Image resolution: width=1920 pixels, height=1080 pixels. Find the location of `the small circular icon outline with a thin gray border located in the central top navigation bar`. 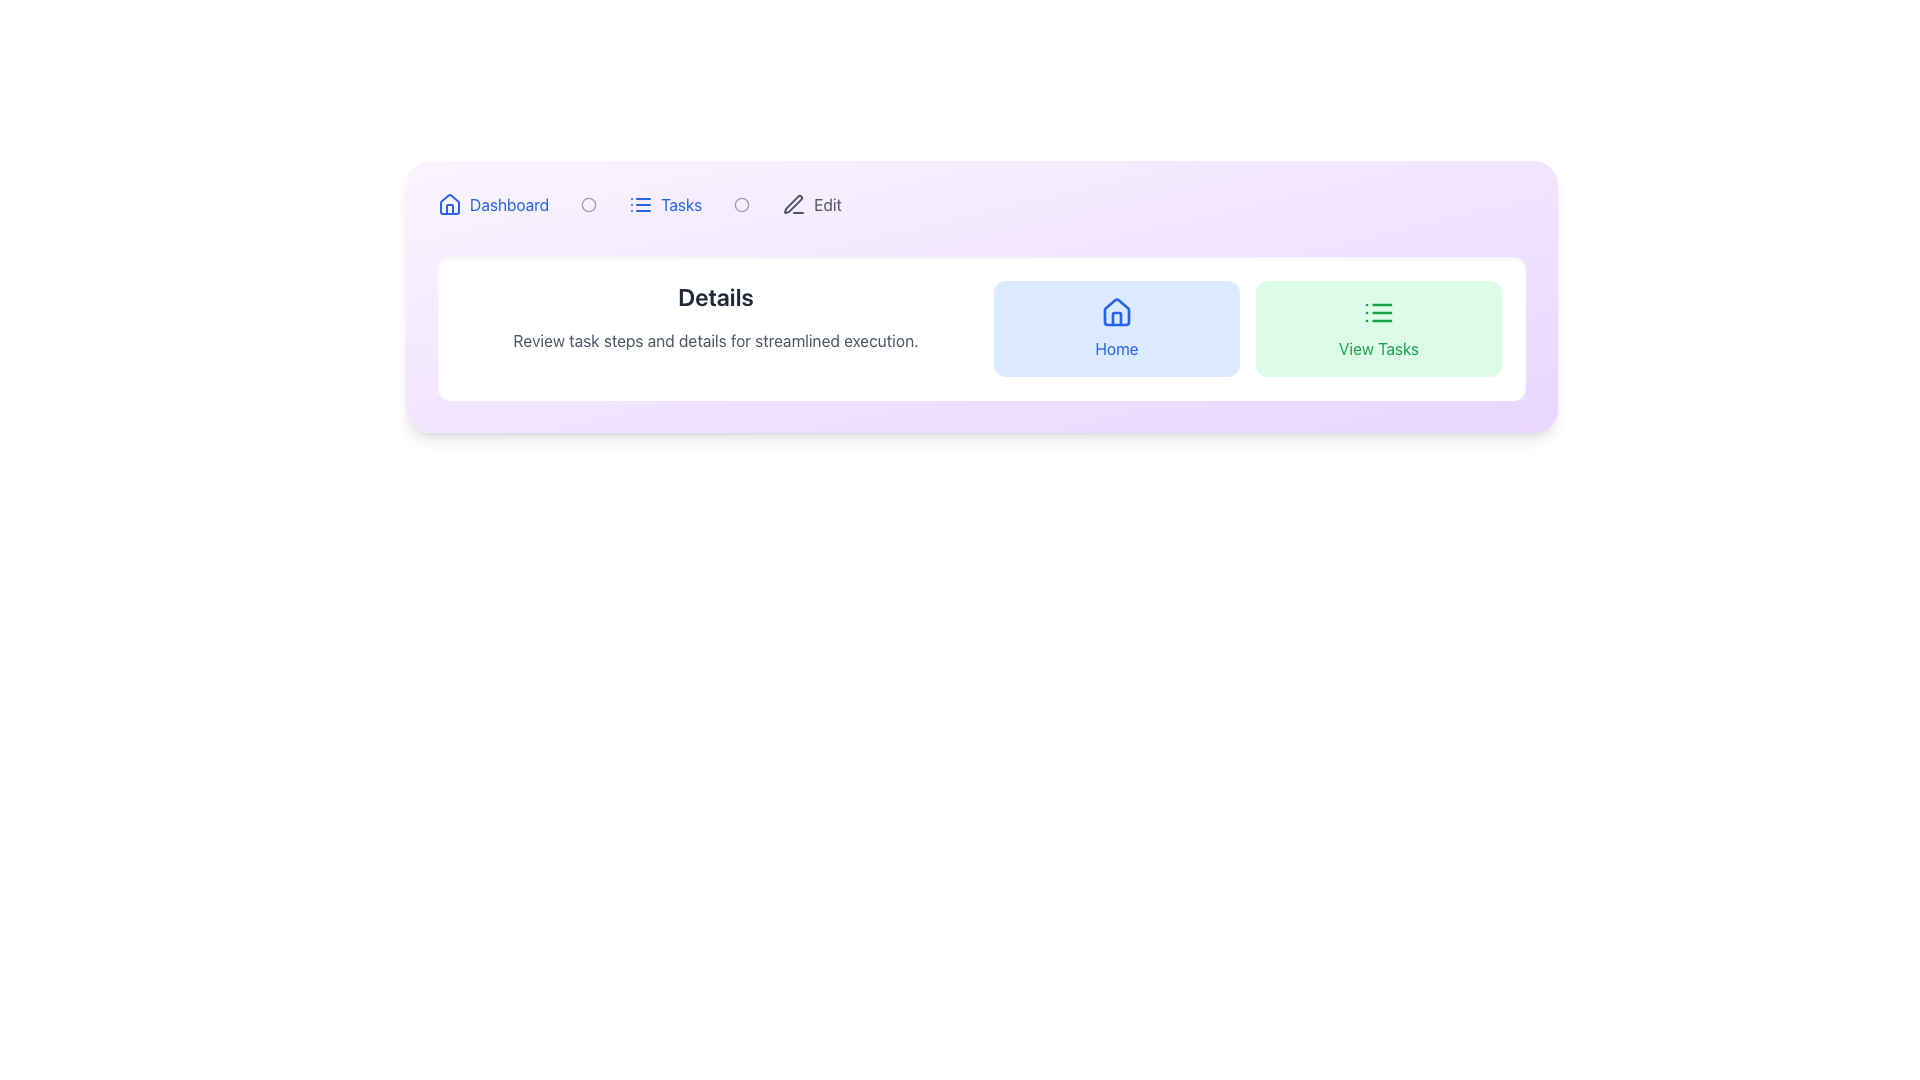

the small circular icon outline with a thin gray border located in the central top navigation bar is located at coordinates (588, 204).